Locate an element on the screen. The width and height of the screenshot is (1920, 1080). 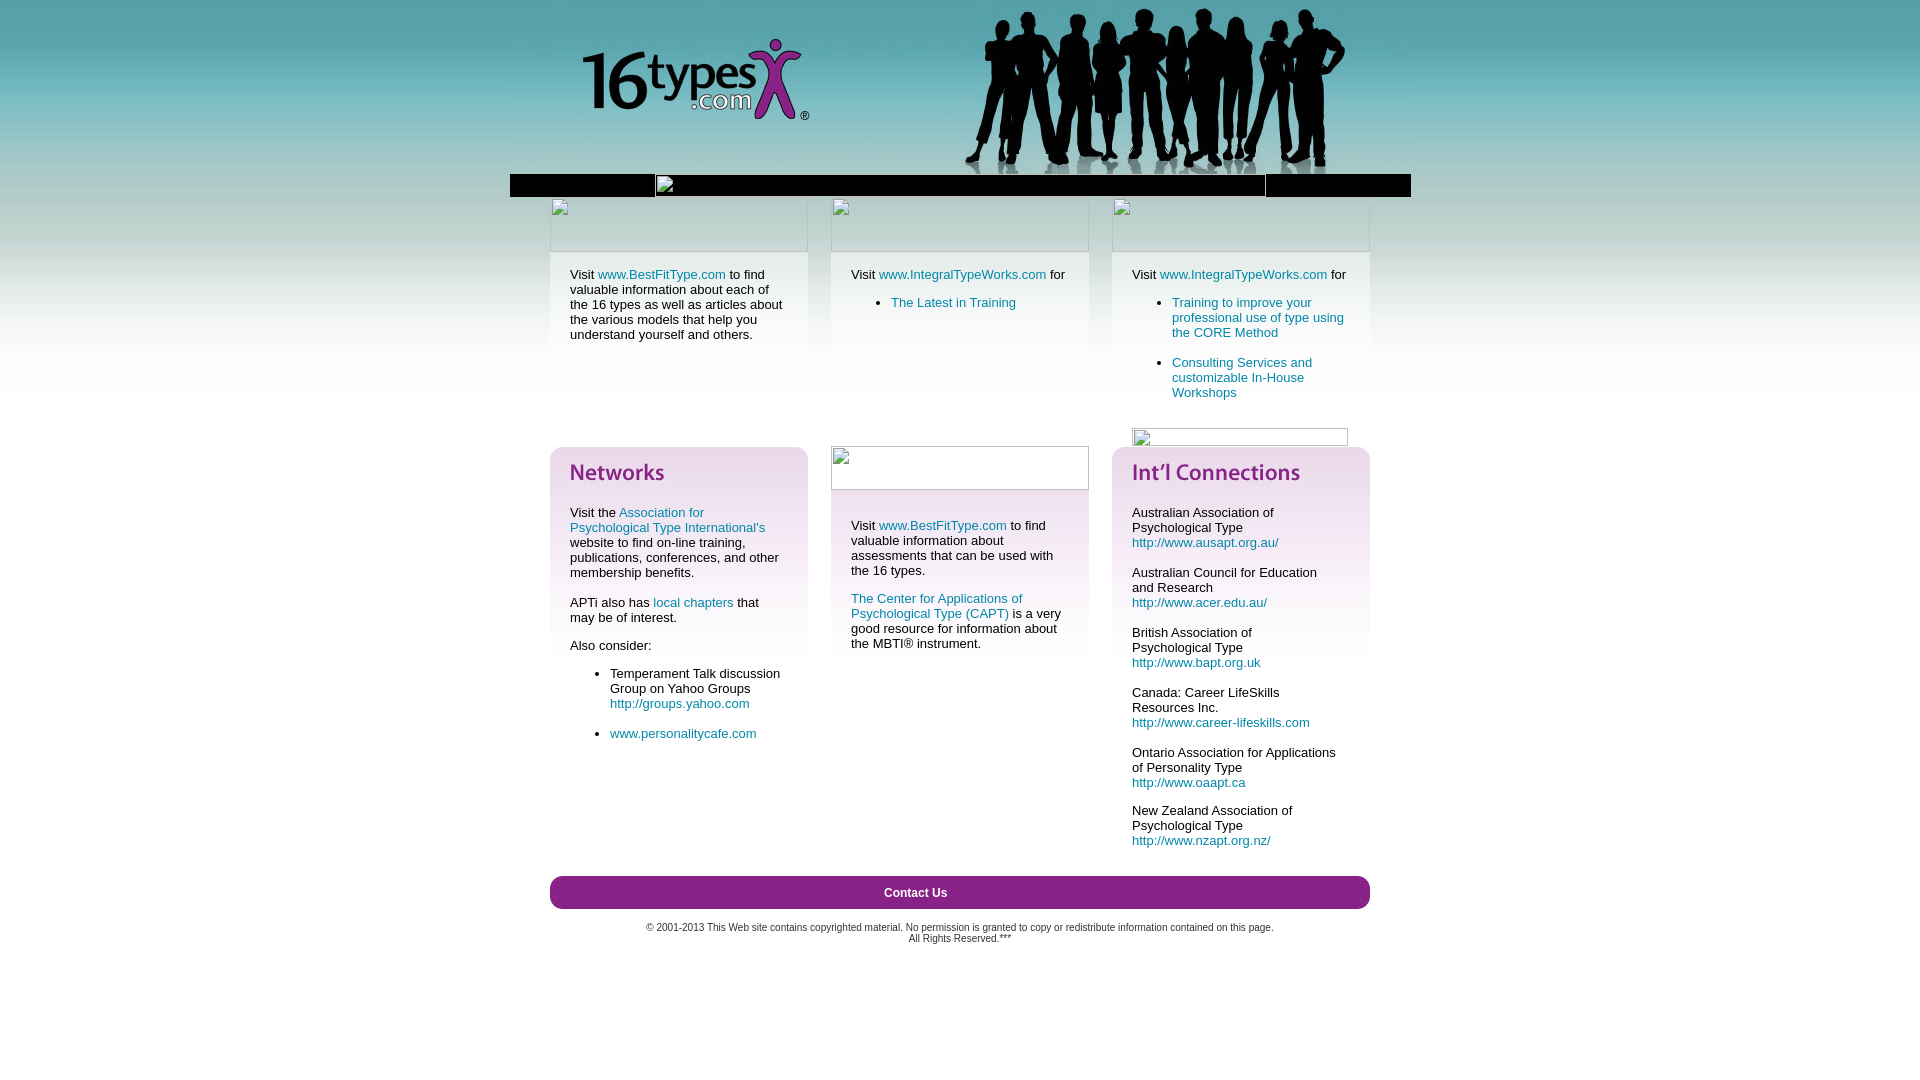
'http://www.oaapt.ca' is located at coordinates (1188, 781).